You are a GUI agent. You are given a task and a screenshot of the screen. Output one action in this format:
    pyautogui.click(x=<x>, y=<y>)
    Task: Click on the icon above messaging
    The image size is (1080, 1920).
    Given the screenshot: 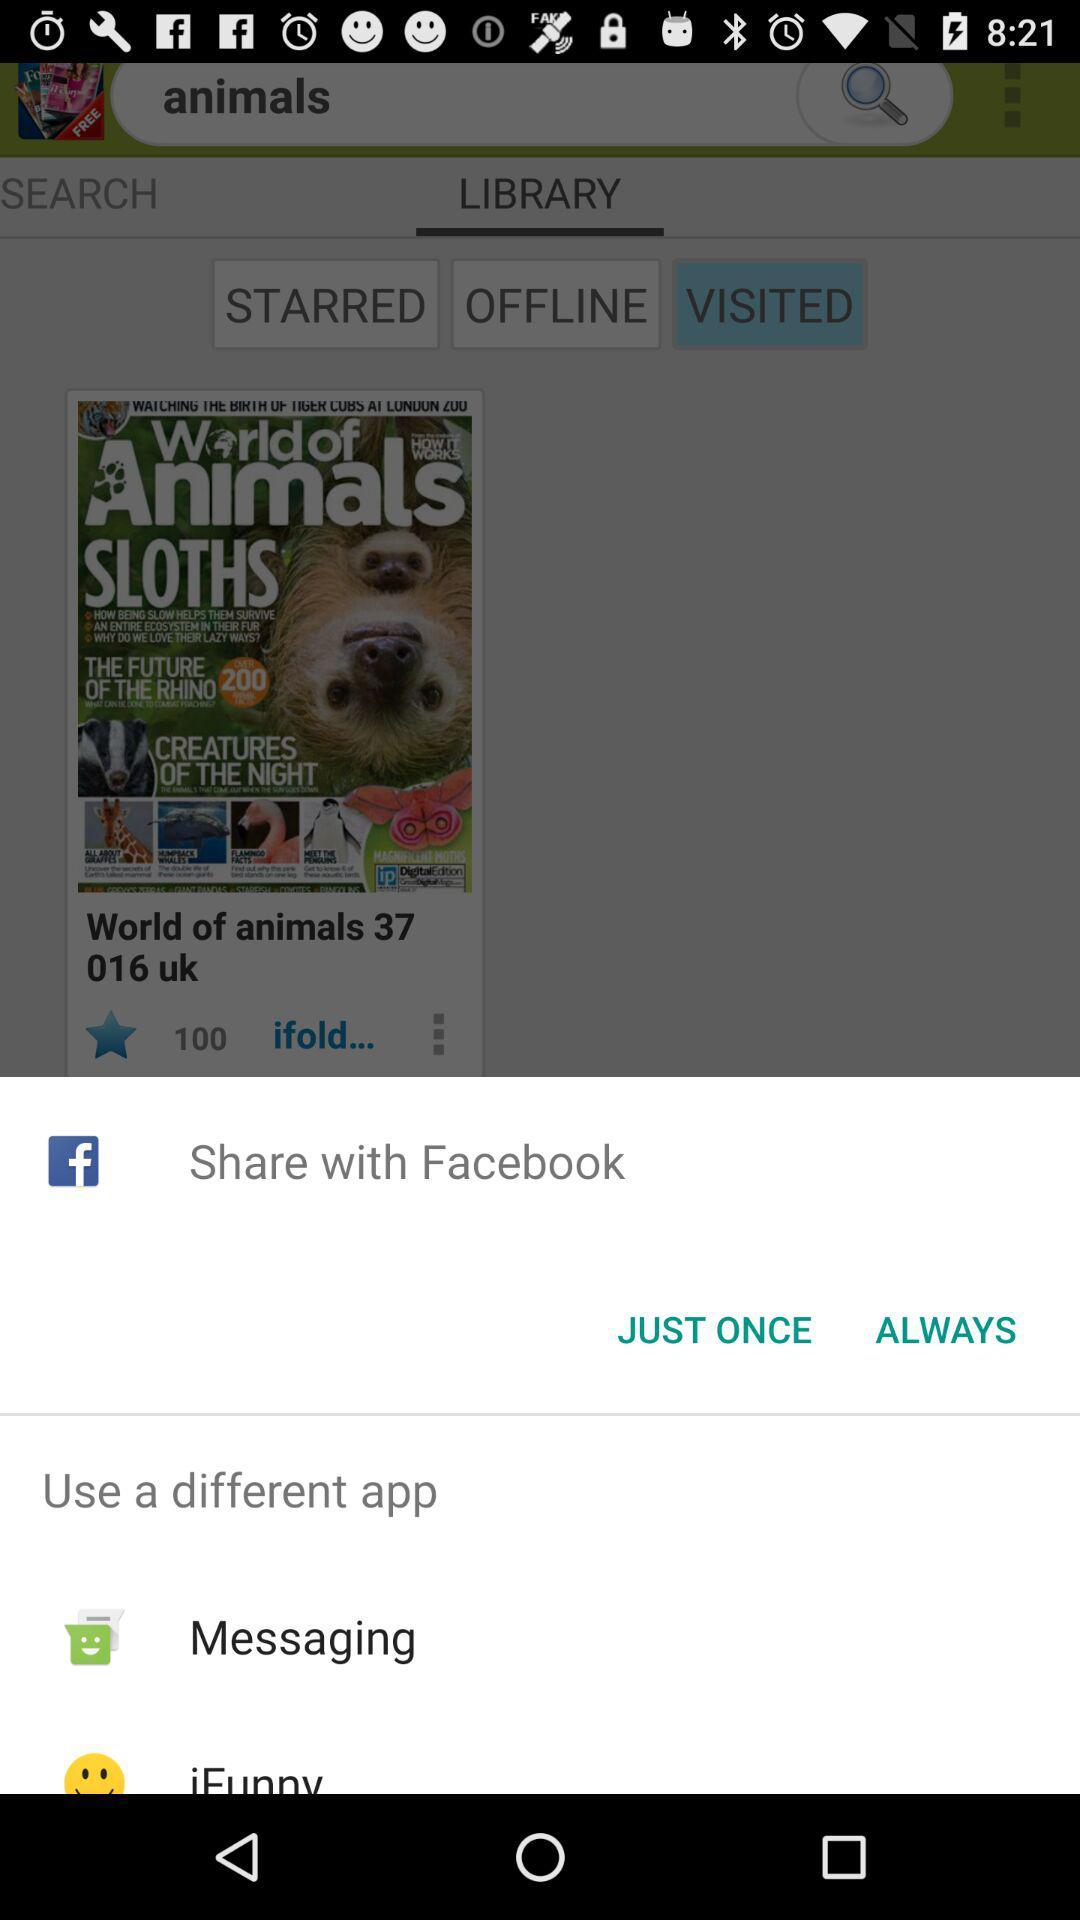 What is the action you would take?
    pyautogui.click(x=540, y=1489)
    